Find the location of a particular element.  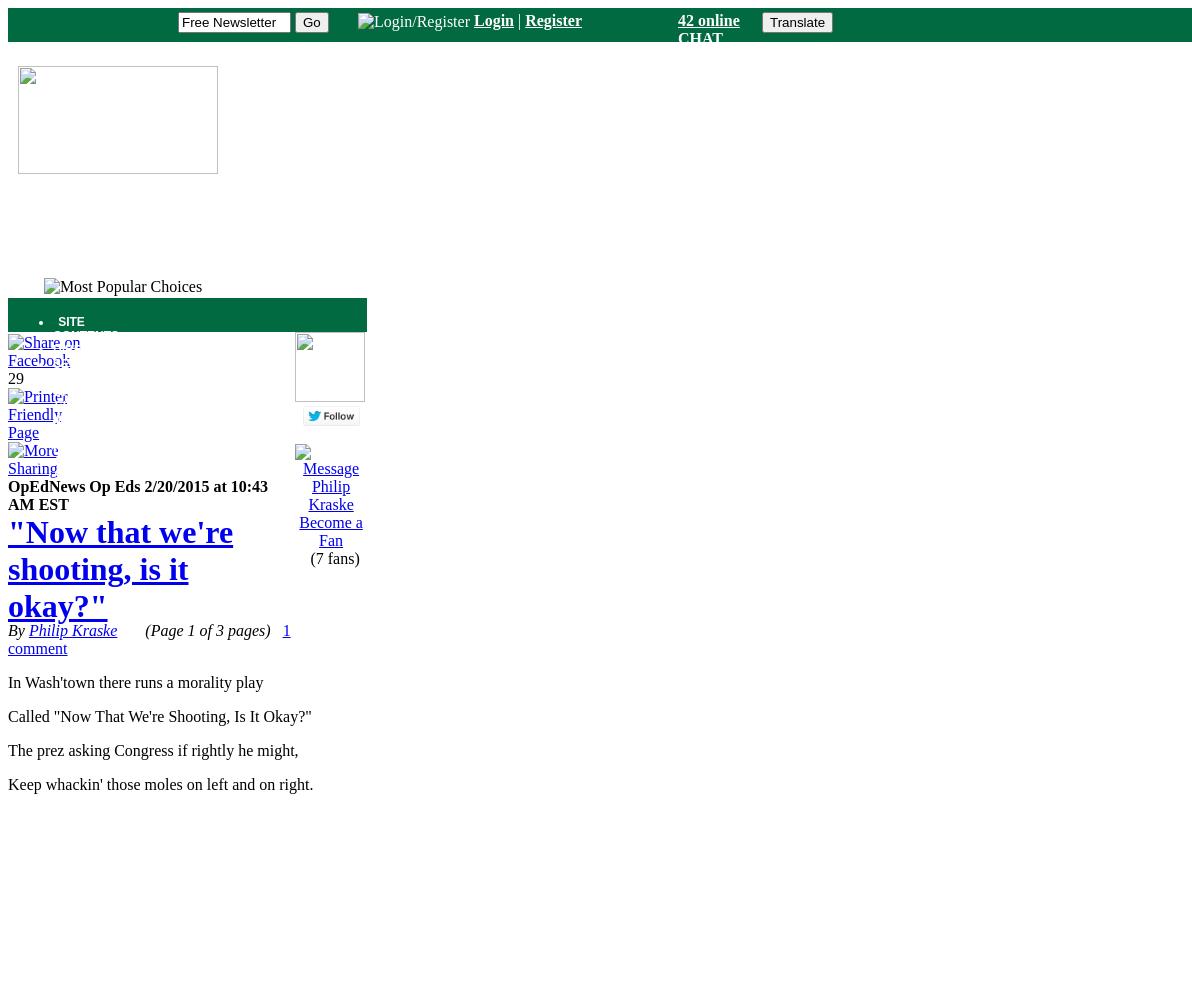

'The prez asking Congress if rightly he might,' is located at coordinates (152, 750).